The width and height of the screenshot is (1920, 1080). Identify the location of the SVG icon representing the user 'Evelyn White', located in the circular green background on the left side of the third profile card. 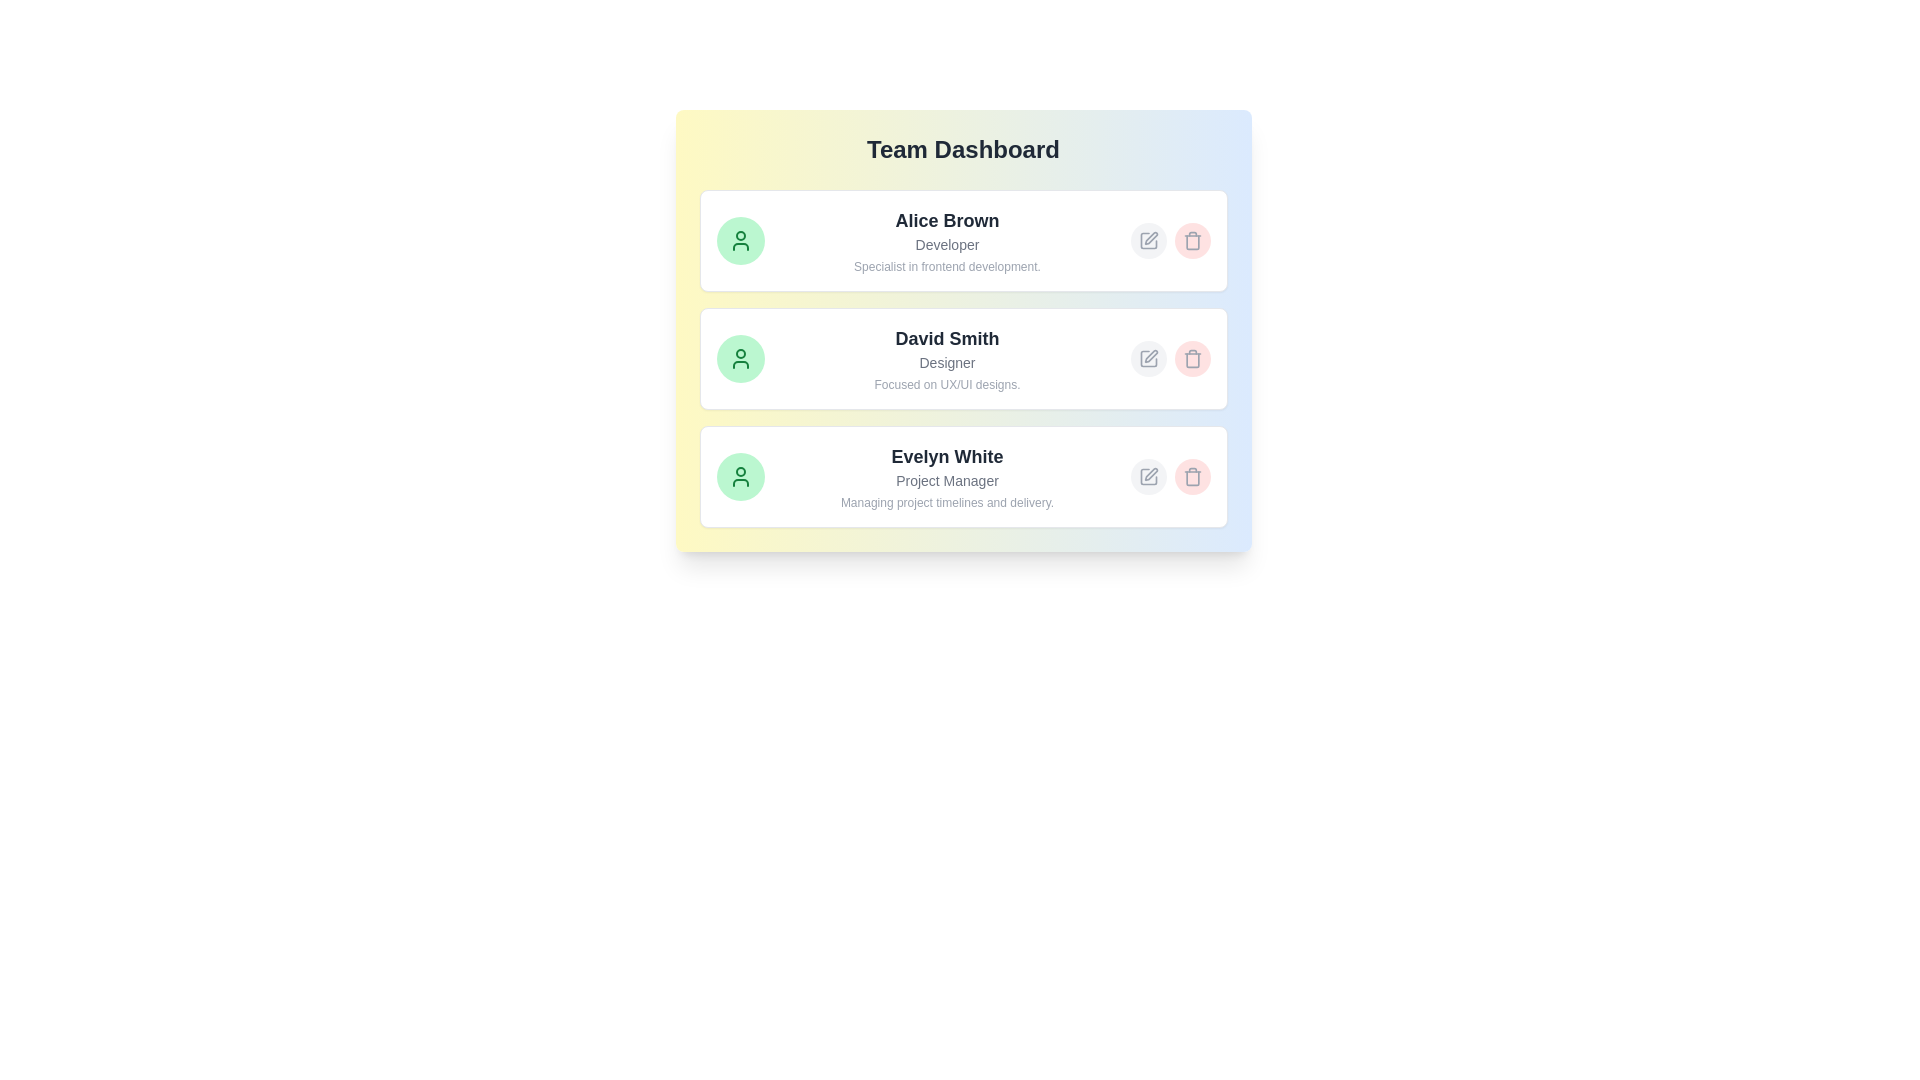
(739, 477).